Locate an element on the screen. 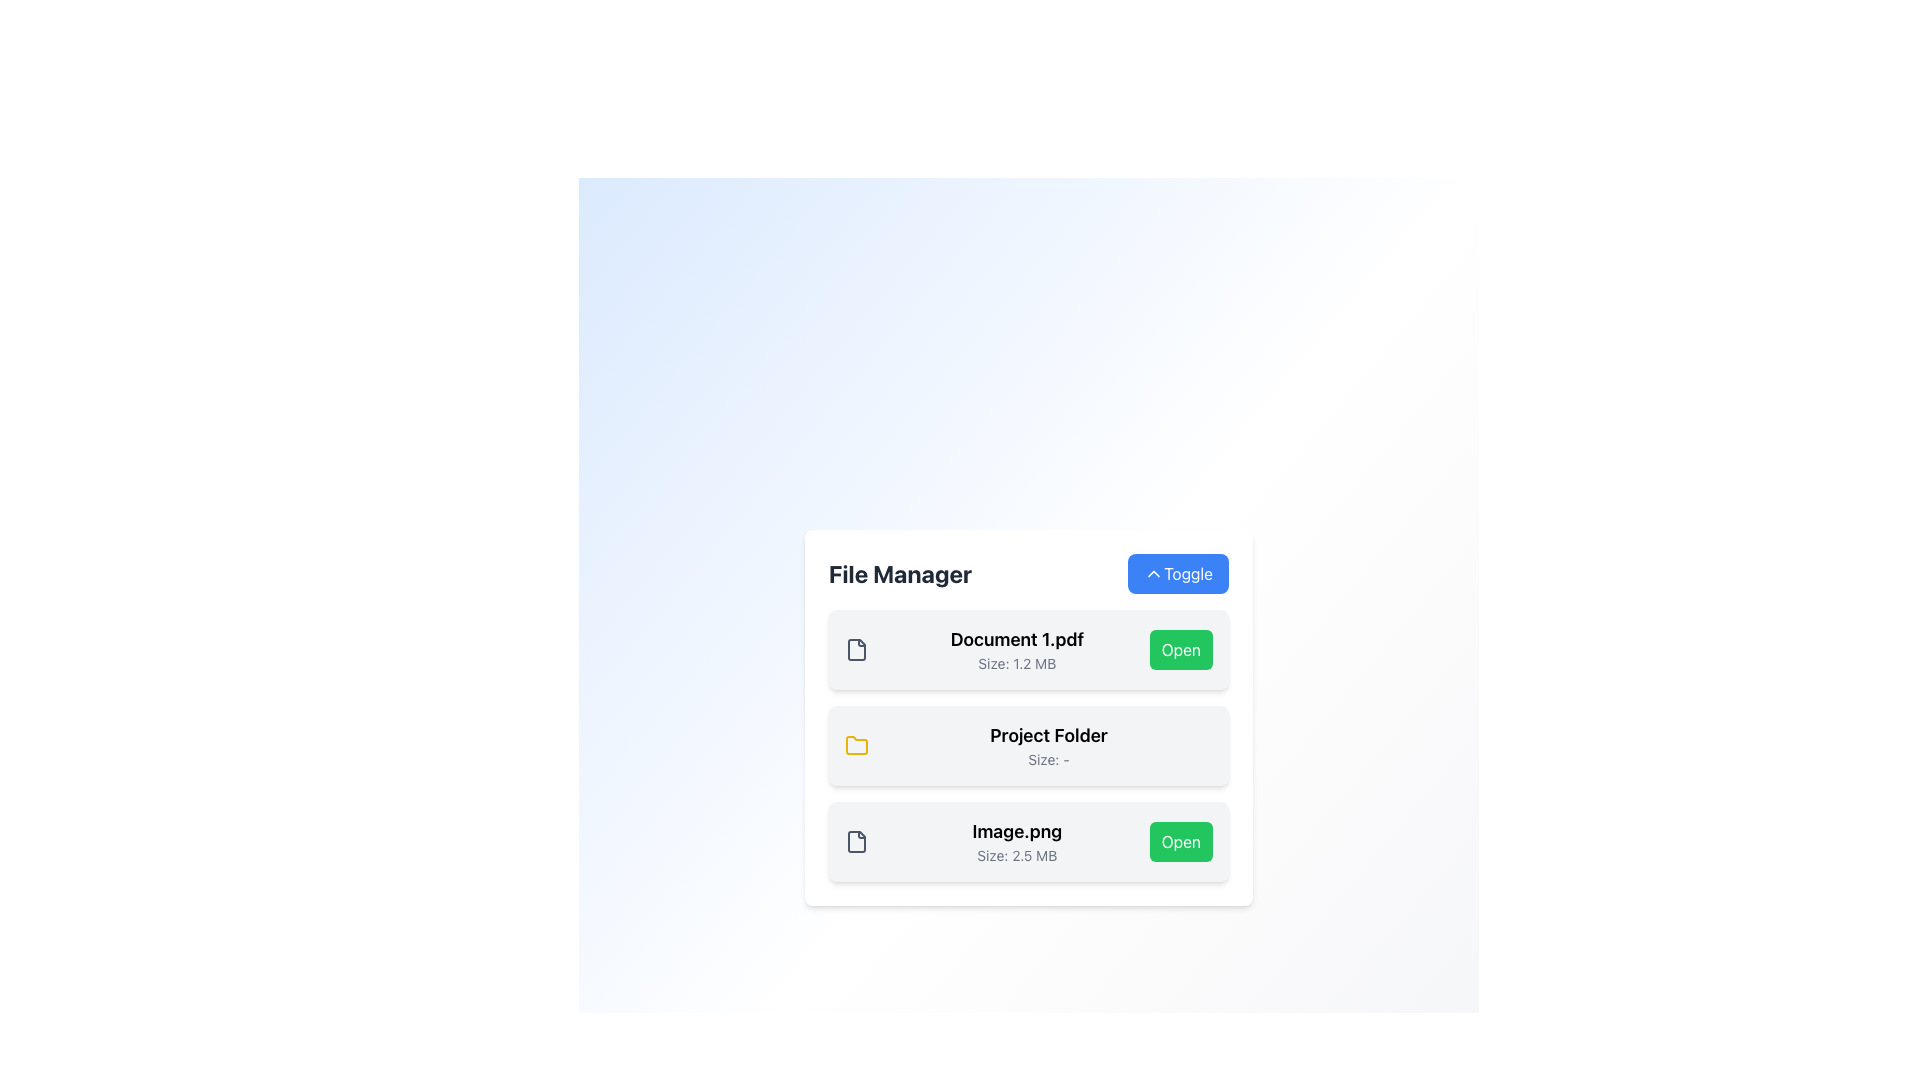  the upward-pointing chevron icon located on the right side of the blue 'Toggle' button is located at coordinates (1154, 574).